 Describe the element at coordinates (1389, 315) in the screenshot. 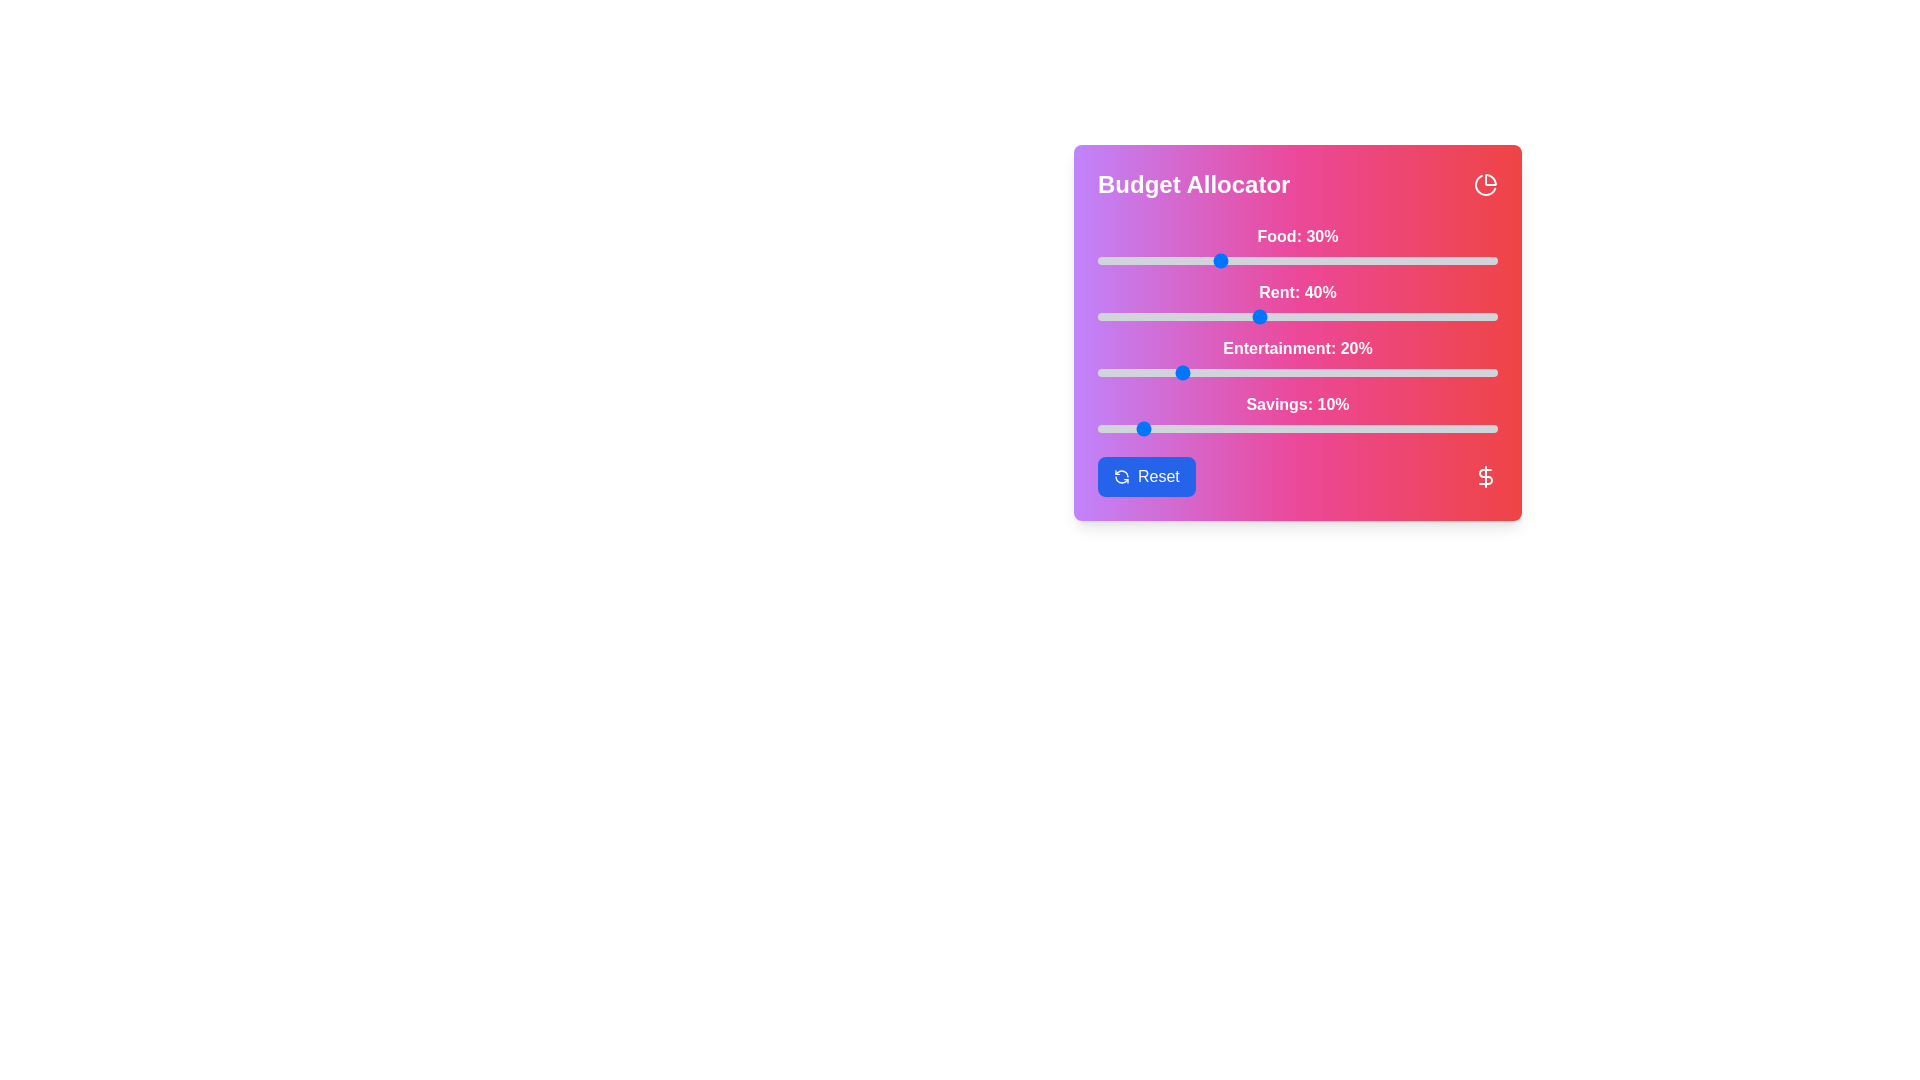

I see `the rent allocation` at that location.